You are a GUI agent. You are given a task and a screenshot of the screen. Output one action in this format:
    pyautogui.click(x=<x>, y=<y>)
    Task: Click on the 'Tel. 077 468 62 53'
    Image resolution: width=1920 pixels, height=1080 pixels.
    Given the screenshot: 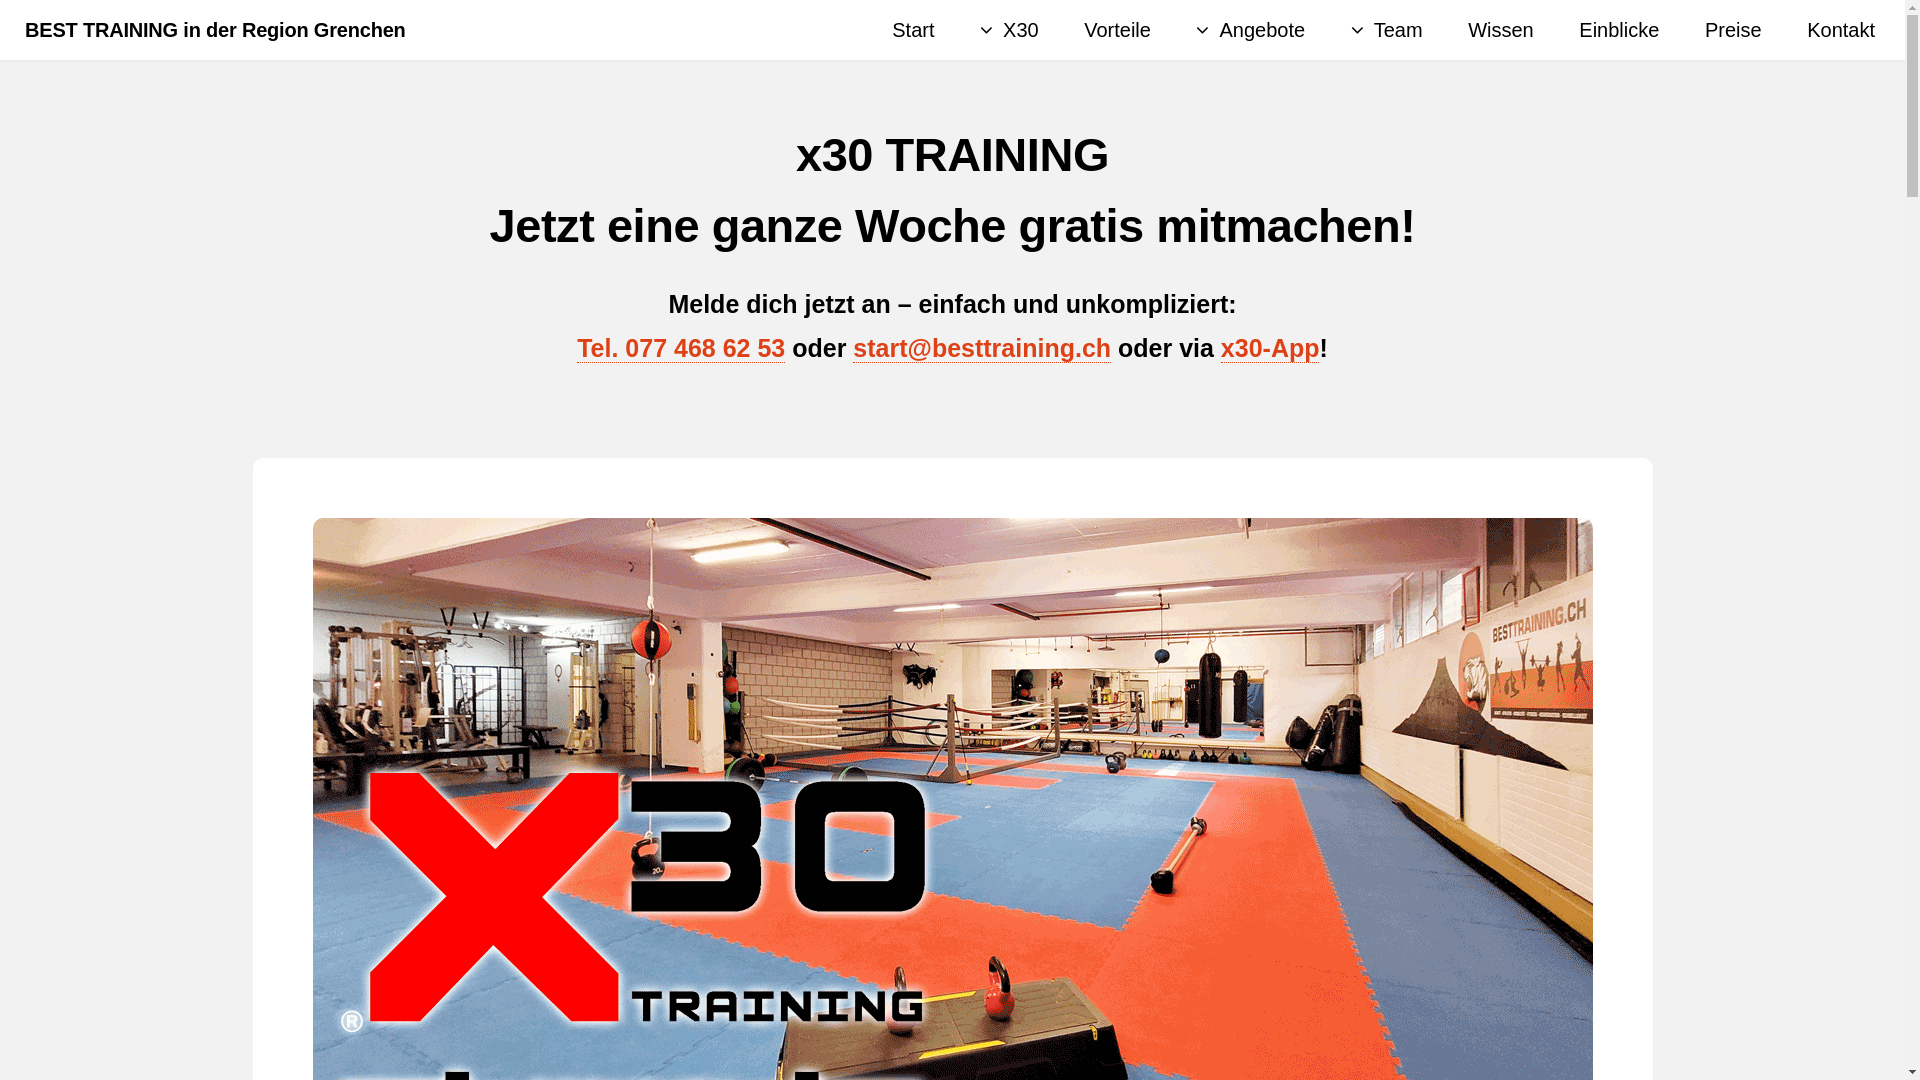 What is the action you would take?
    pyautogui.click(x=681, y=347)
    